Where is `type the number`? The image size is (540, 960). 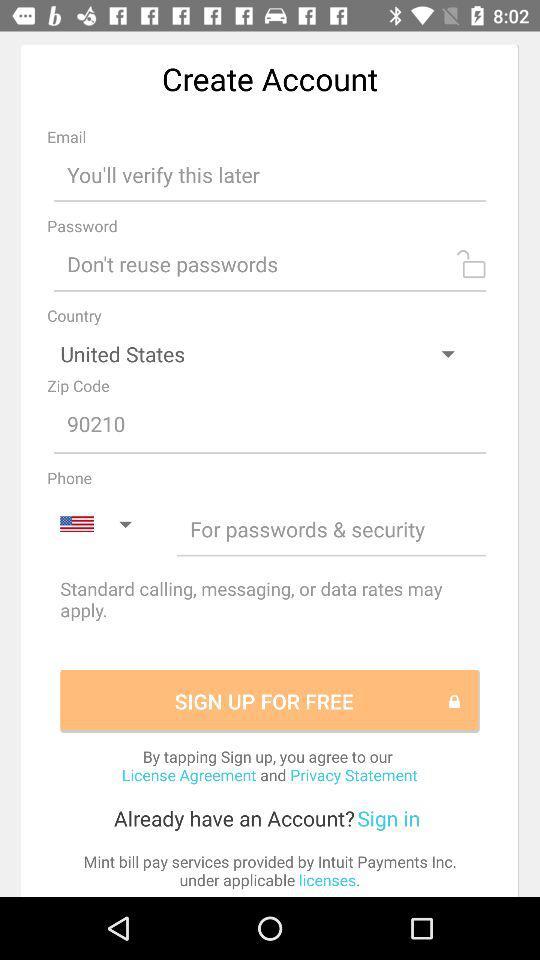
type the number is located at coordinates (270, 425).